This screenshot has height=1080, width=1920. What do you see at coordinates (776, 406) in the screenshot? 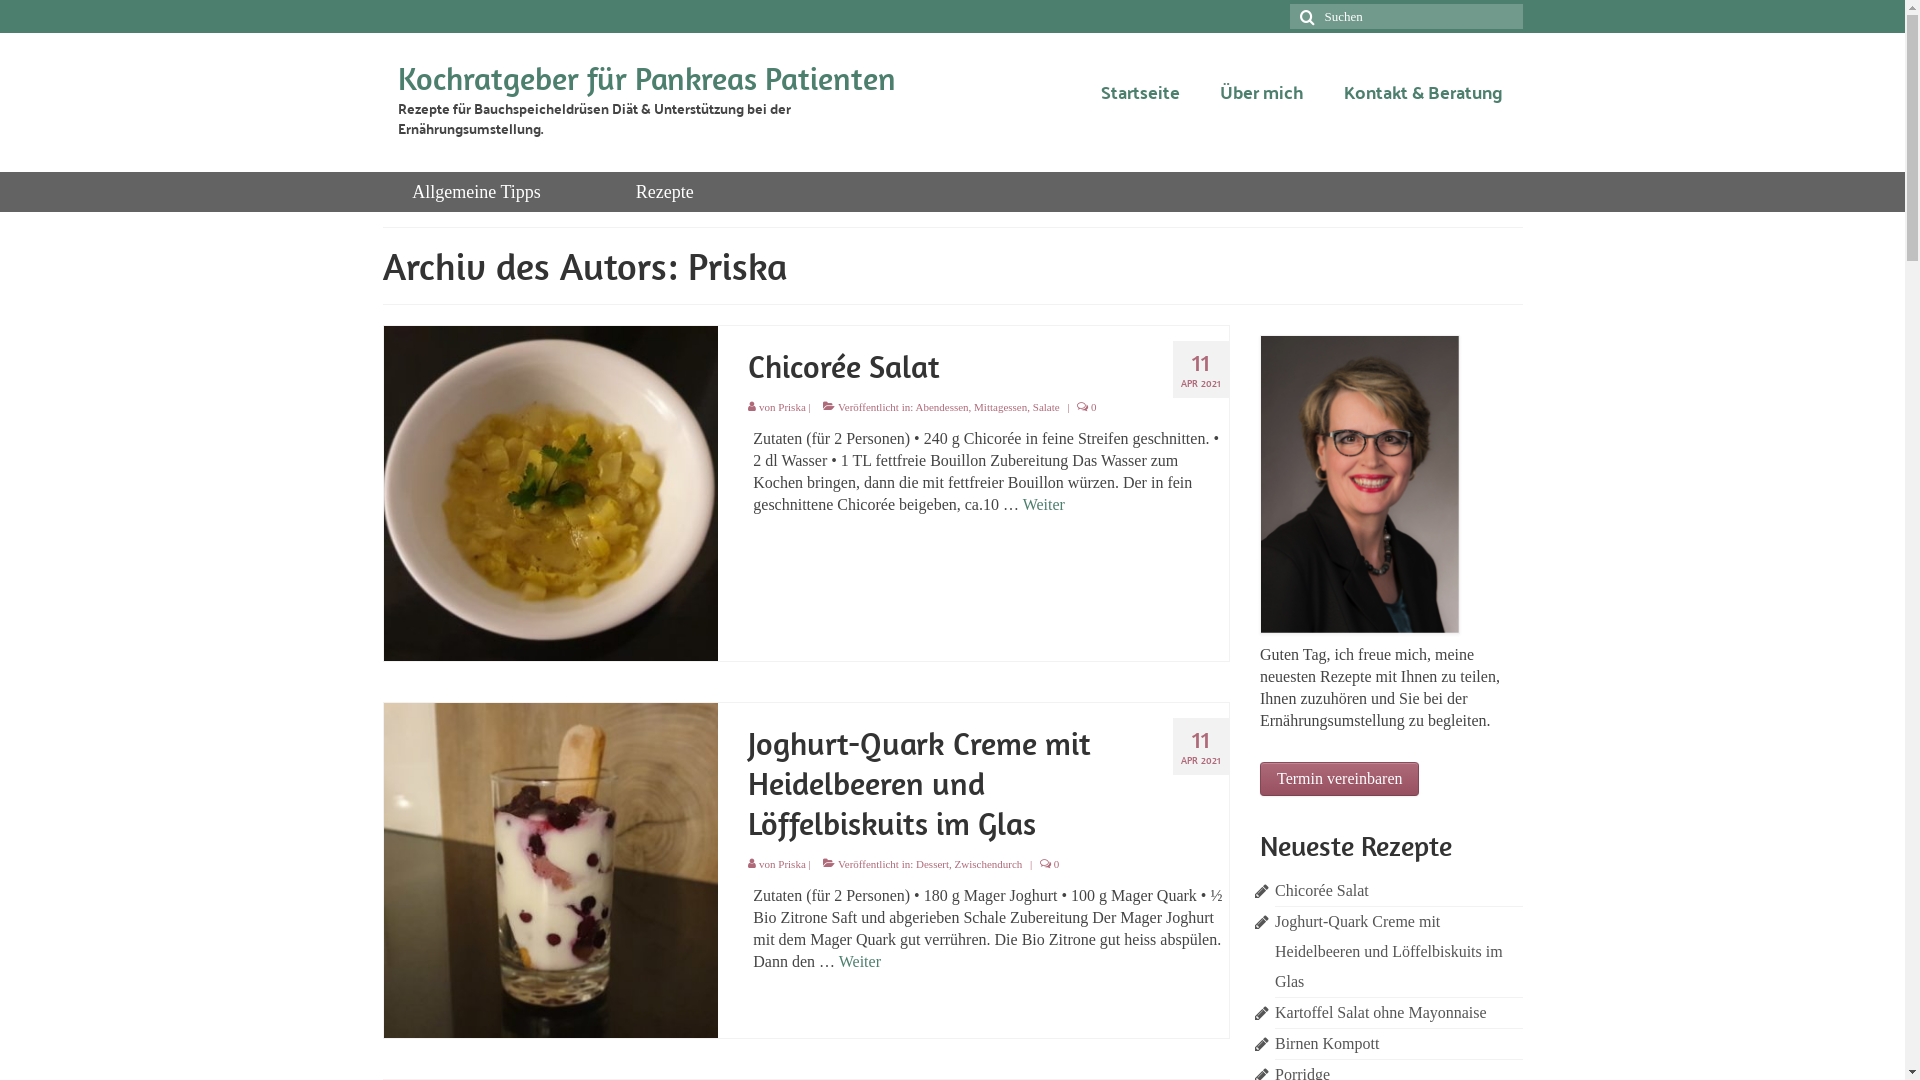
I see `'Priska'` at bounding box center [776, 406].